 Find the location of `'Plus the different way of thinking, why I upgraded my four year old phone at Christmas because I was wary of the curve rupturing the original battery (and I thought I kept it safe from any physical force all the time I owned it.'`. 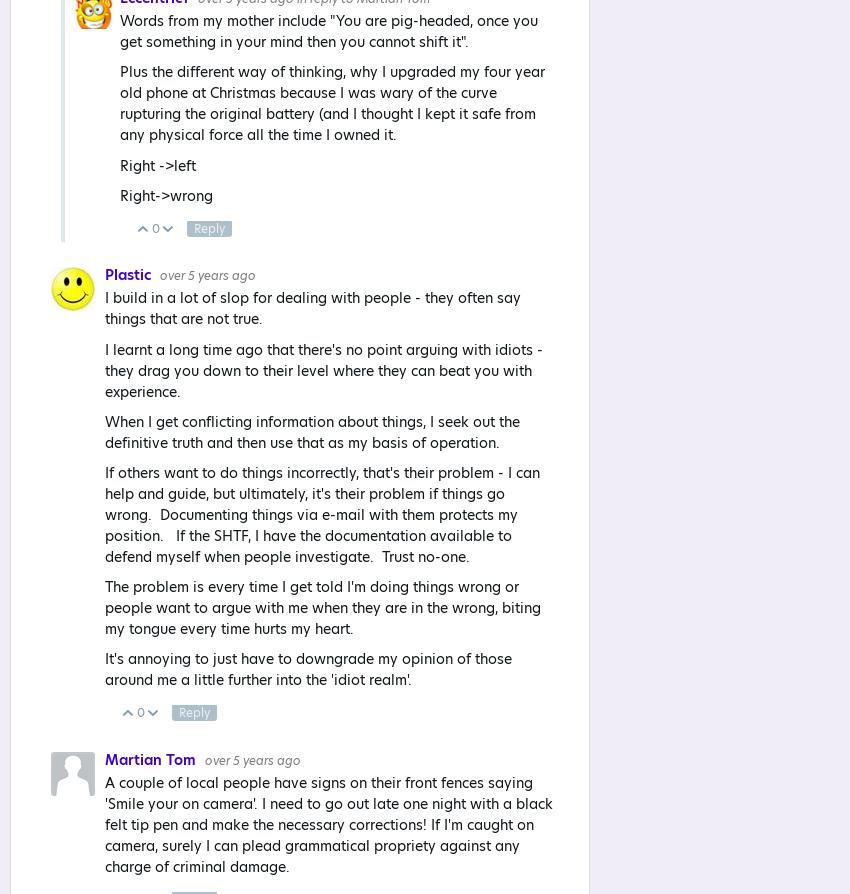

'Plus the different way of thinking, why I upgraded my four year old phone at Christmas because I was wary of the curve rupturing the original battery (and I thought I kept it safe from any physical force all the time I owned it.' is located at coordinates (332, 104).